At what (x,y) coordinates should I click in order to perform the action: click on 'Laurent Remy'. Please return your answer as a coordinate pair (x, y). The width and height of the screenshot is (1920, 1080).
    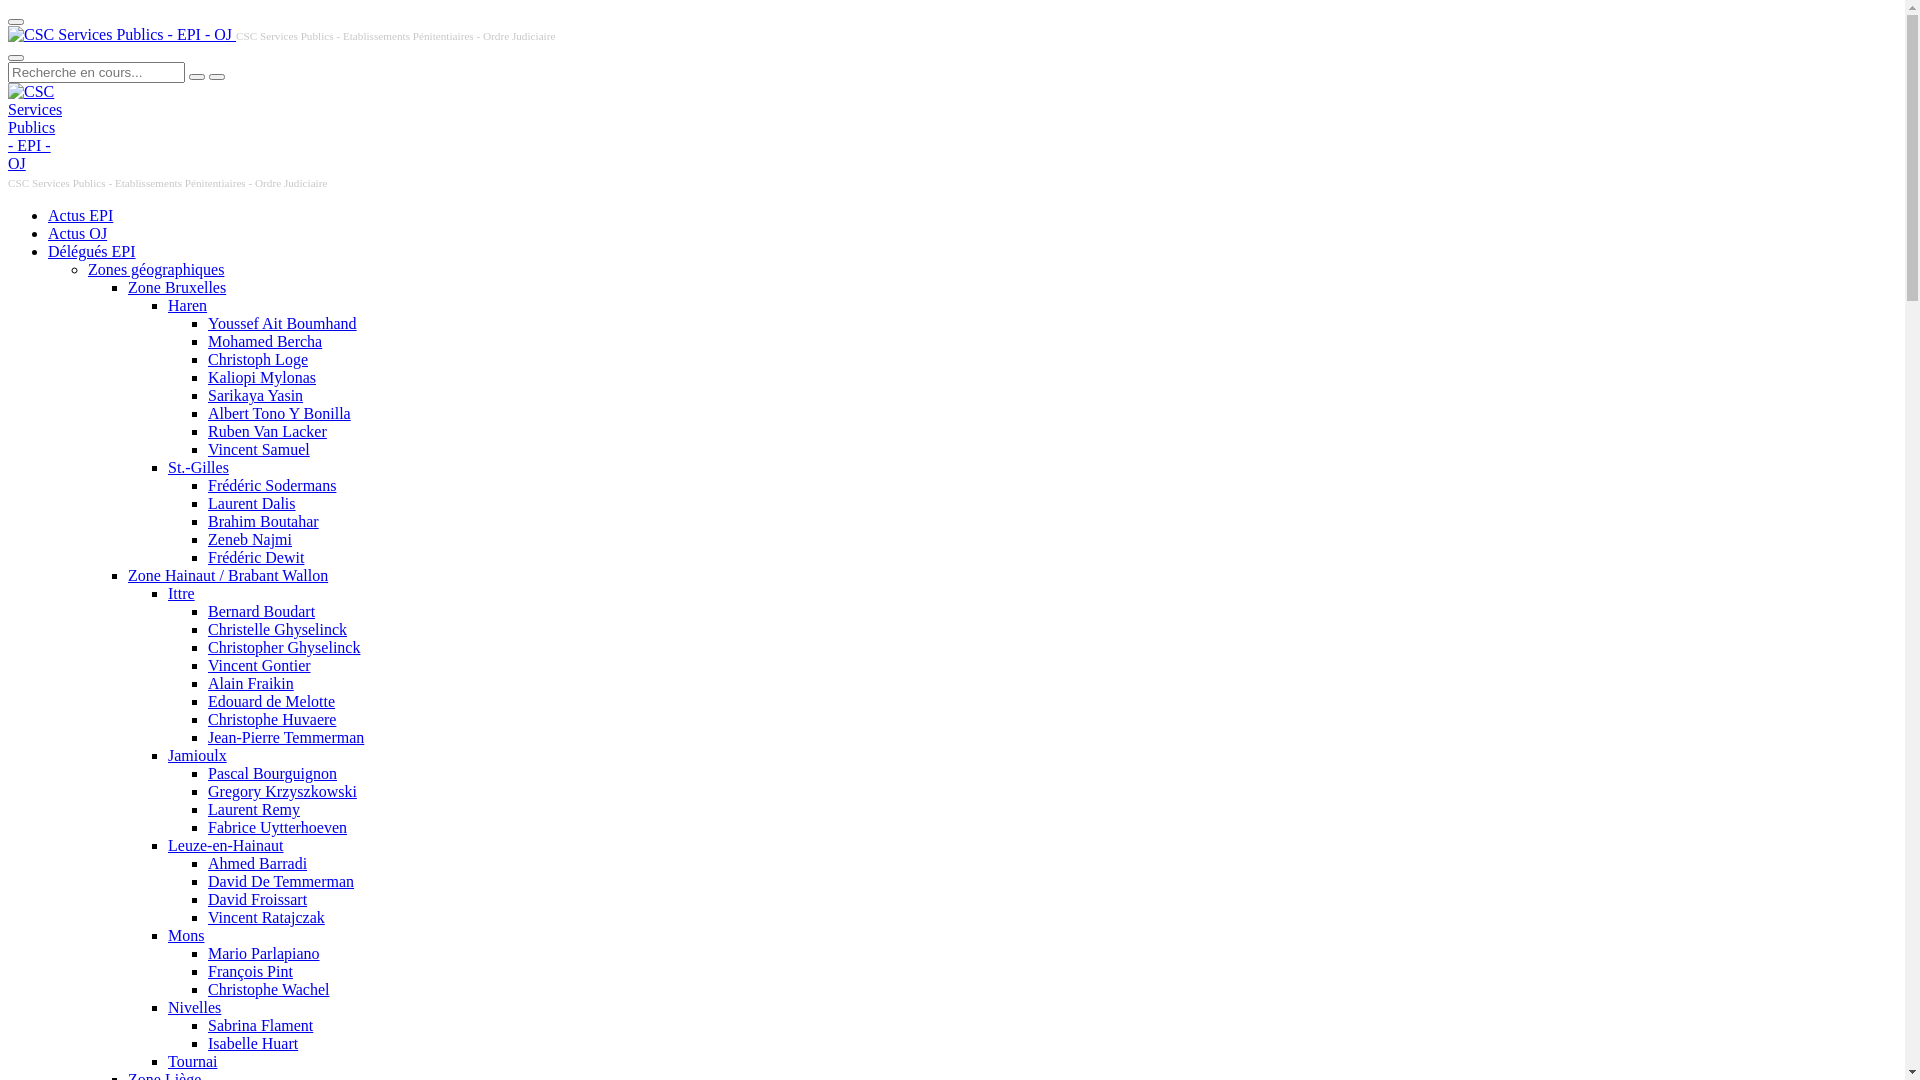
    Looking at the image, I should click on (253, 808).